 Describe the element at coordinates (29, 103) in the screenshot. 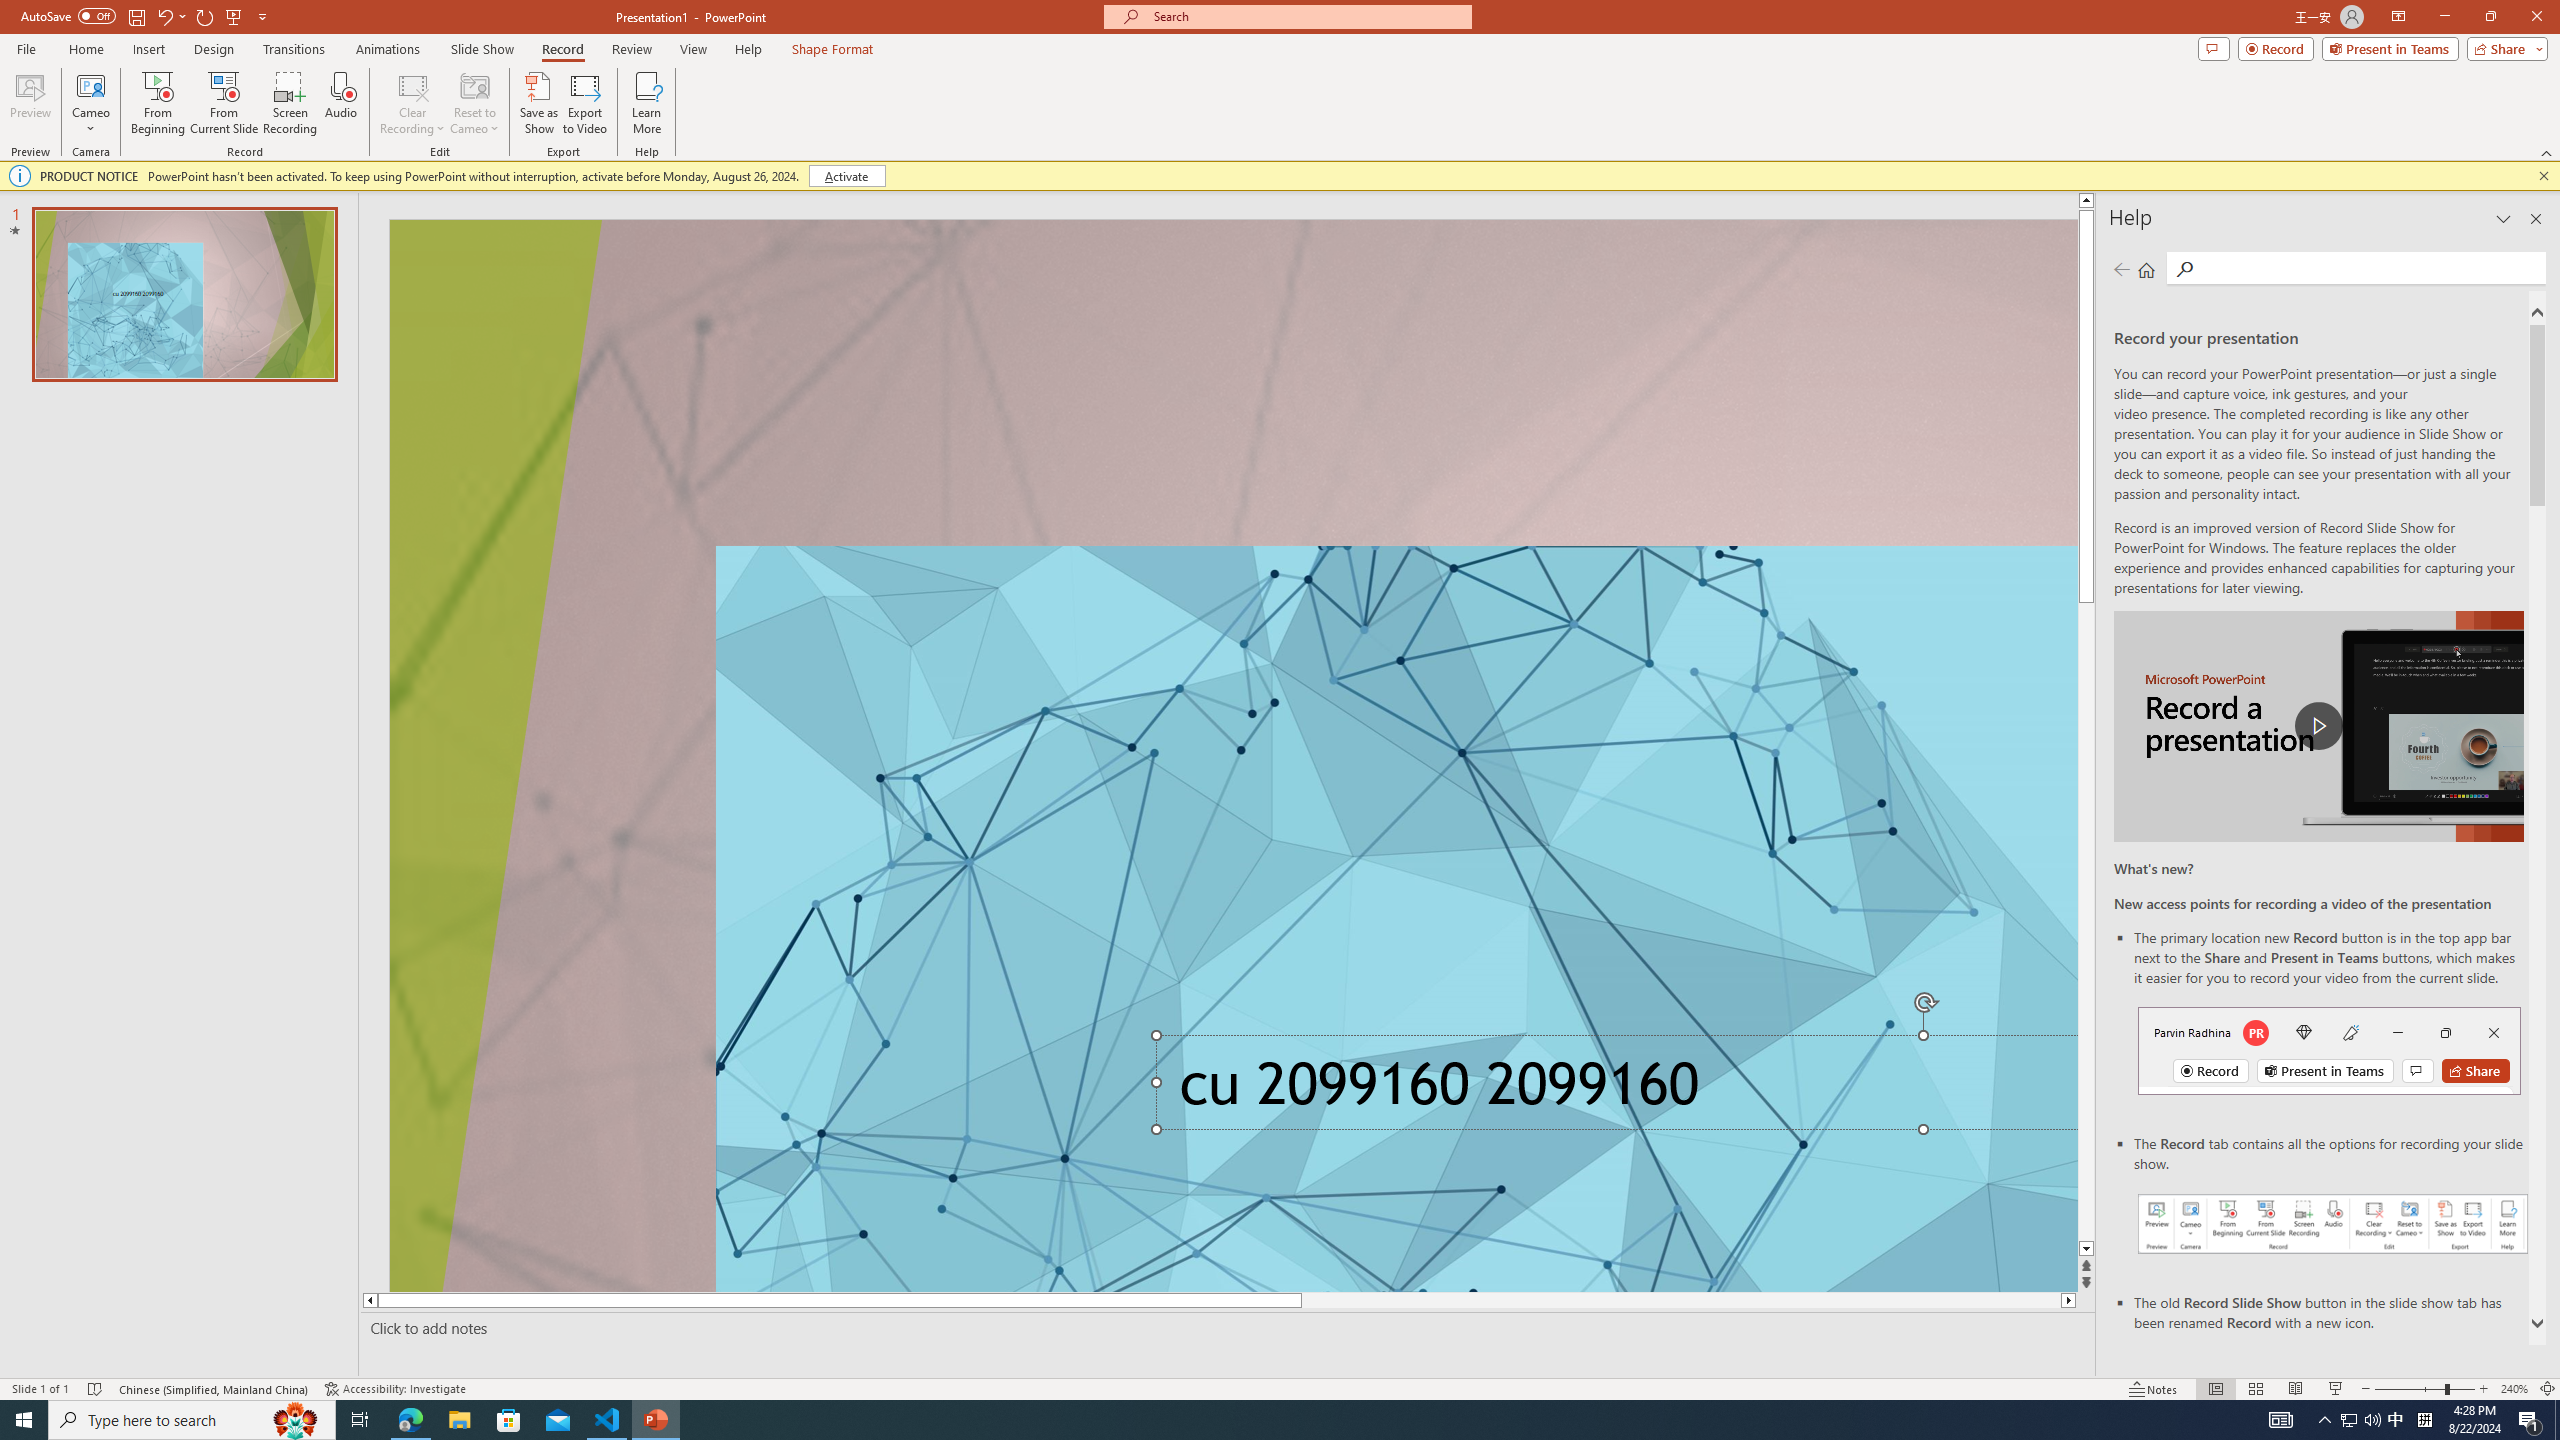

I see `'Preview'` at that location.